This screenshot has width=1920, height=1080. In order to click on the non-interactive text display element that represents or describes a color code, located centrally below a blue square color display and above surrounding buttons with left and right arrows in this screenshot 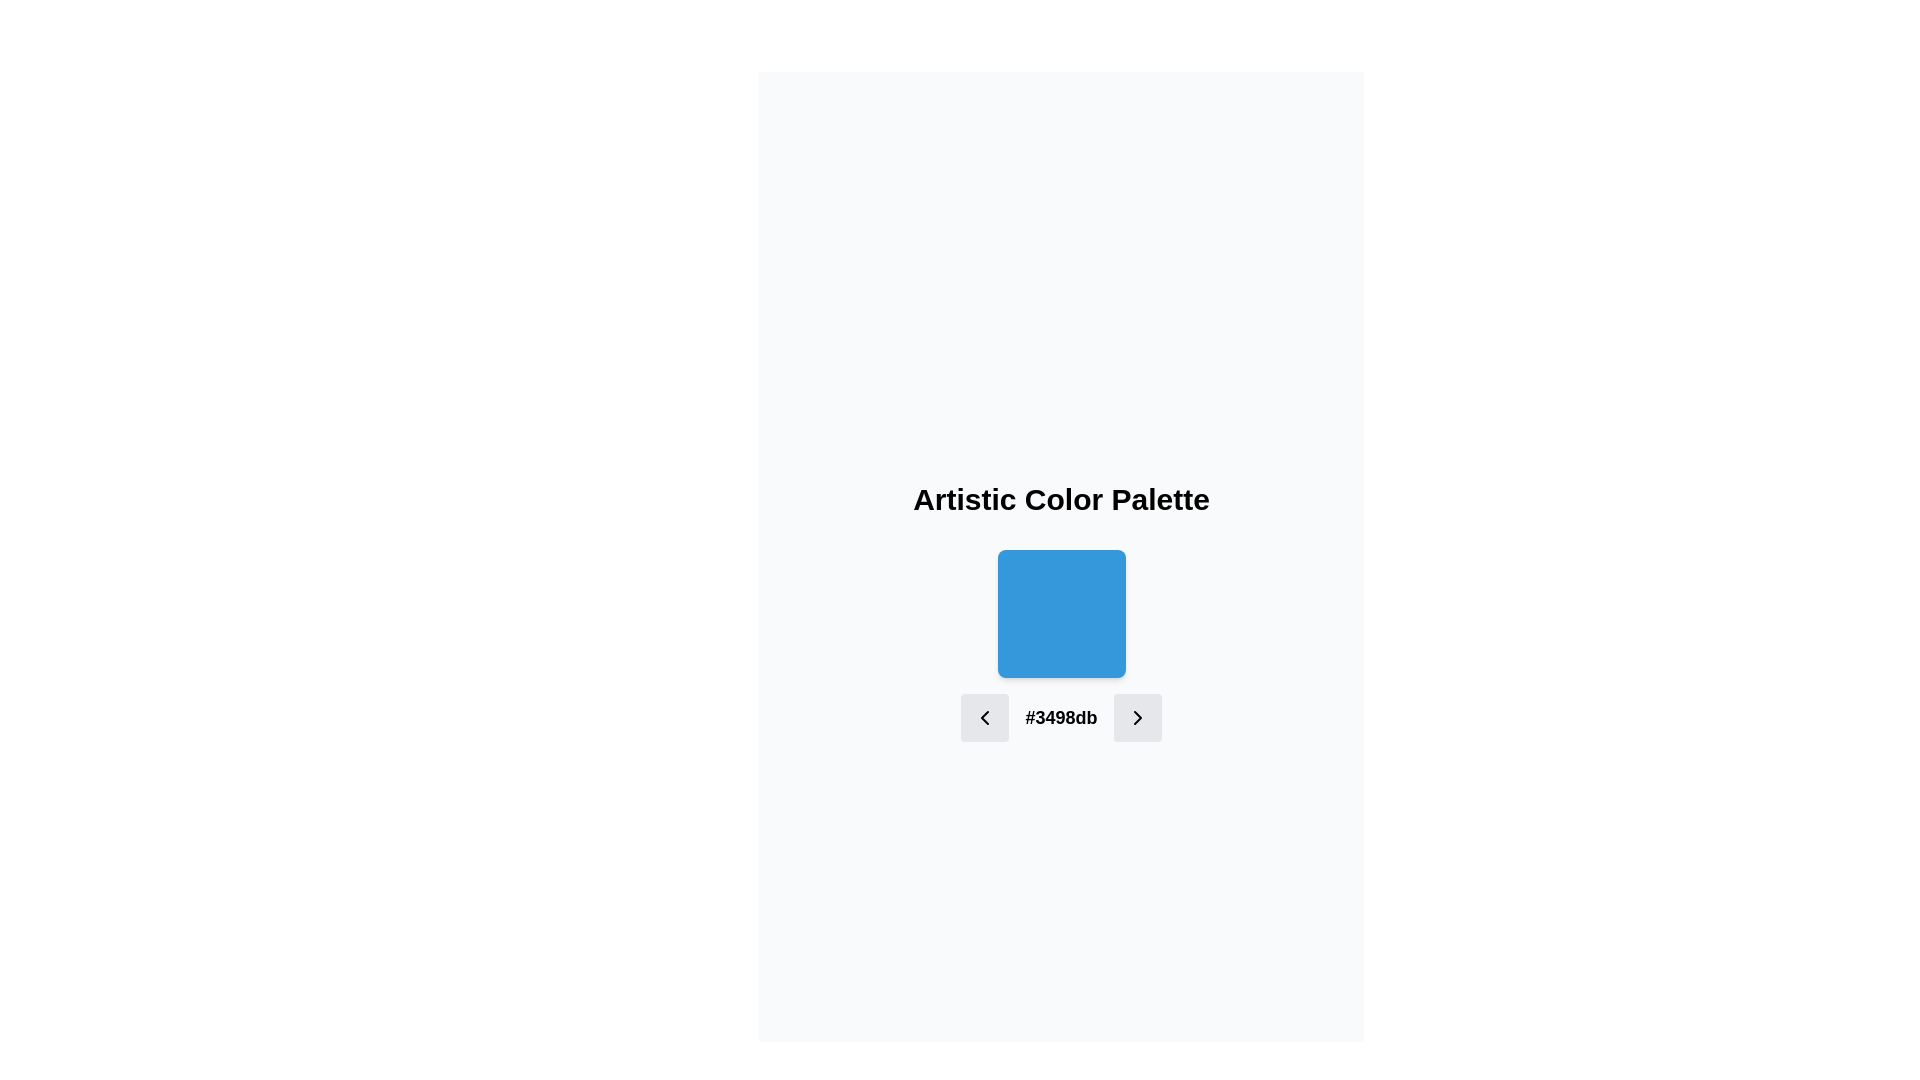, I will do `click(1060, 716)`.